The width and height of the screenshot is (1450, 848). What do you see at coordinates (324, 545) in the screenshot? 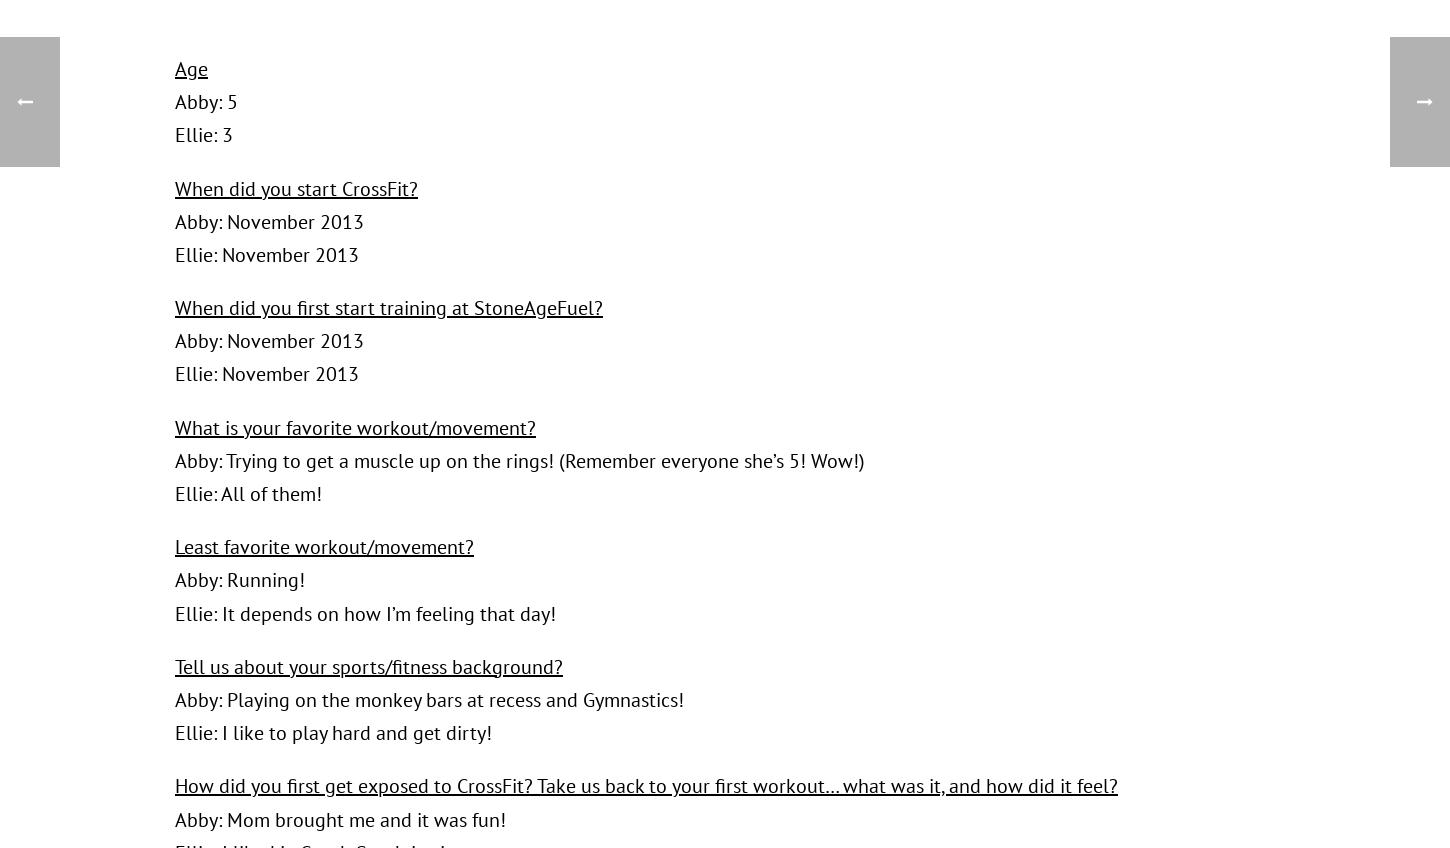
I see `'Least favorite workout/movement?'` at bounding box center [324, 545].